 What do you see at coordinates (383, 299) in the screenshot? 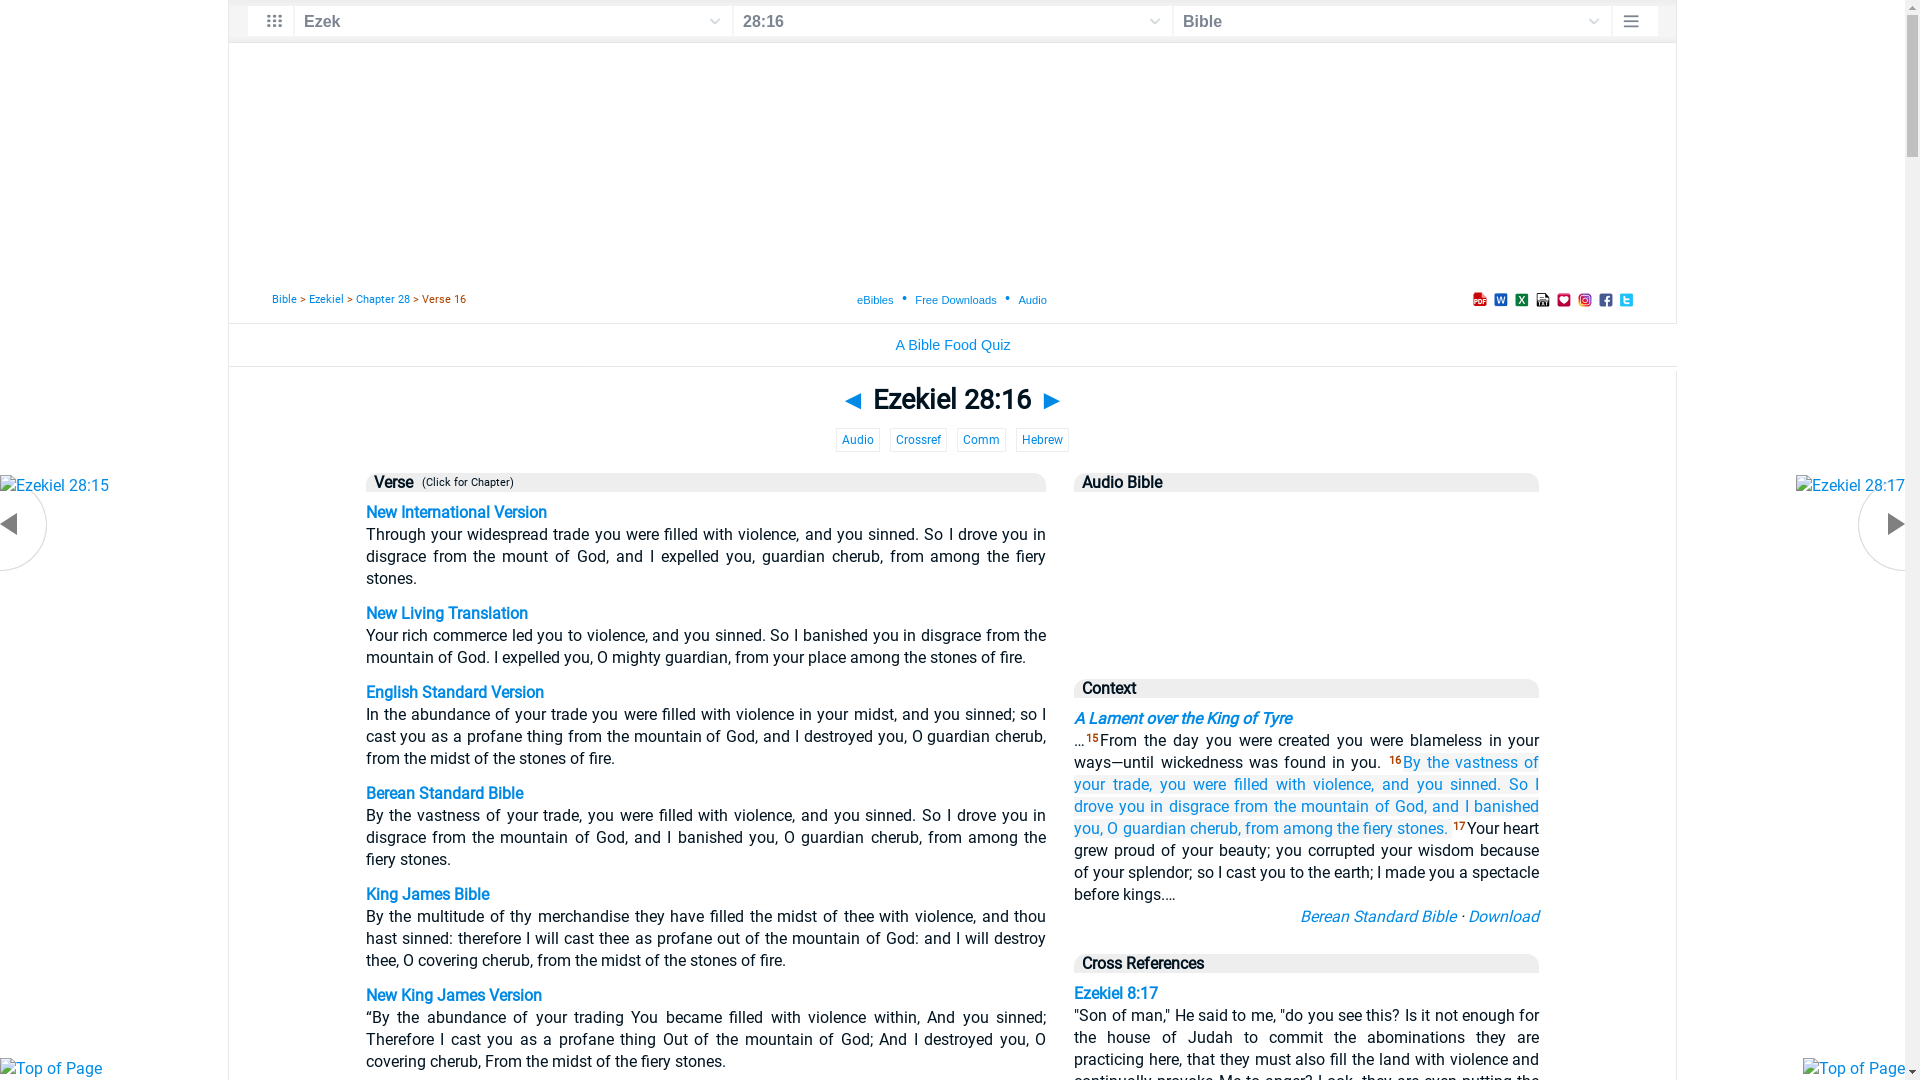
I see `'Chapter 28'` at bounding box center [383, 299].